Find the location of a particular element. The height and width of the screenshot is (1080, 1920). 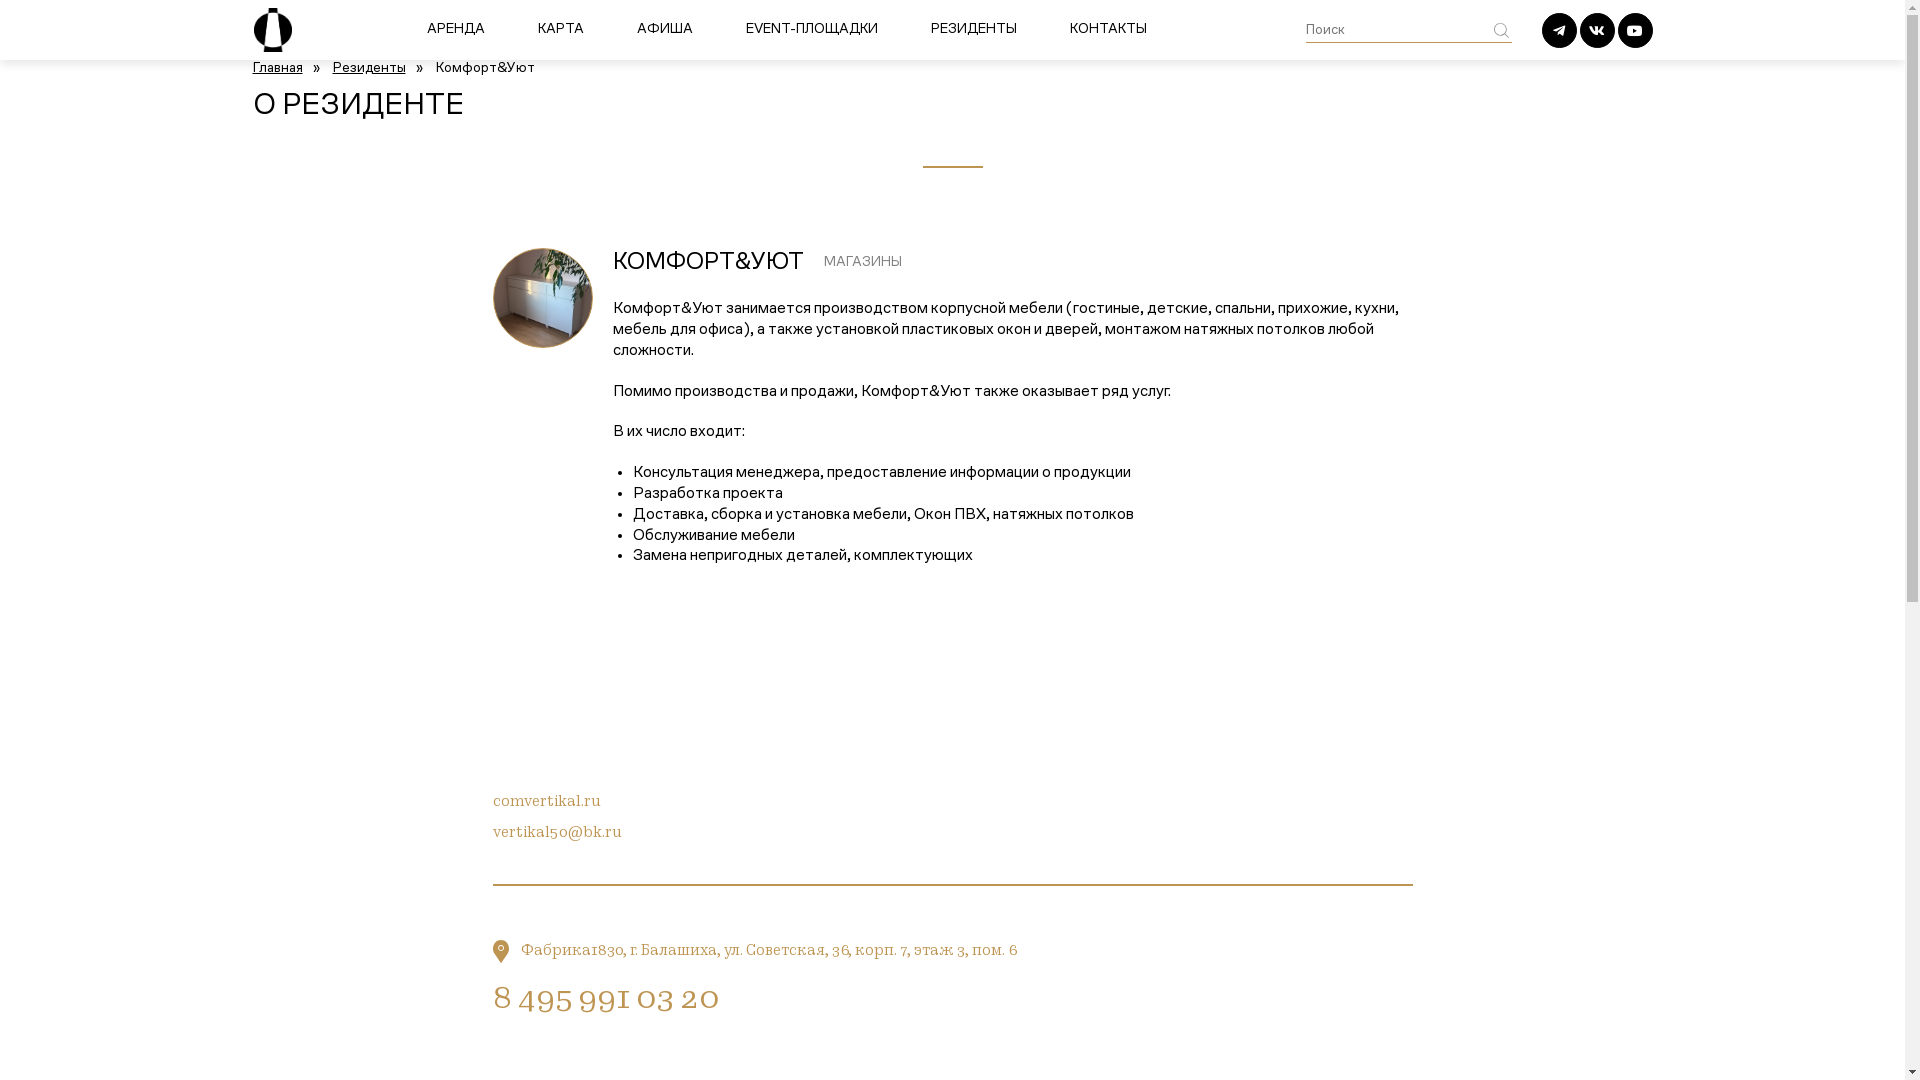

'comvertikal.ru' is located at coordinates (546, 801).